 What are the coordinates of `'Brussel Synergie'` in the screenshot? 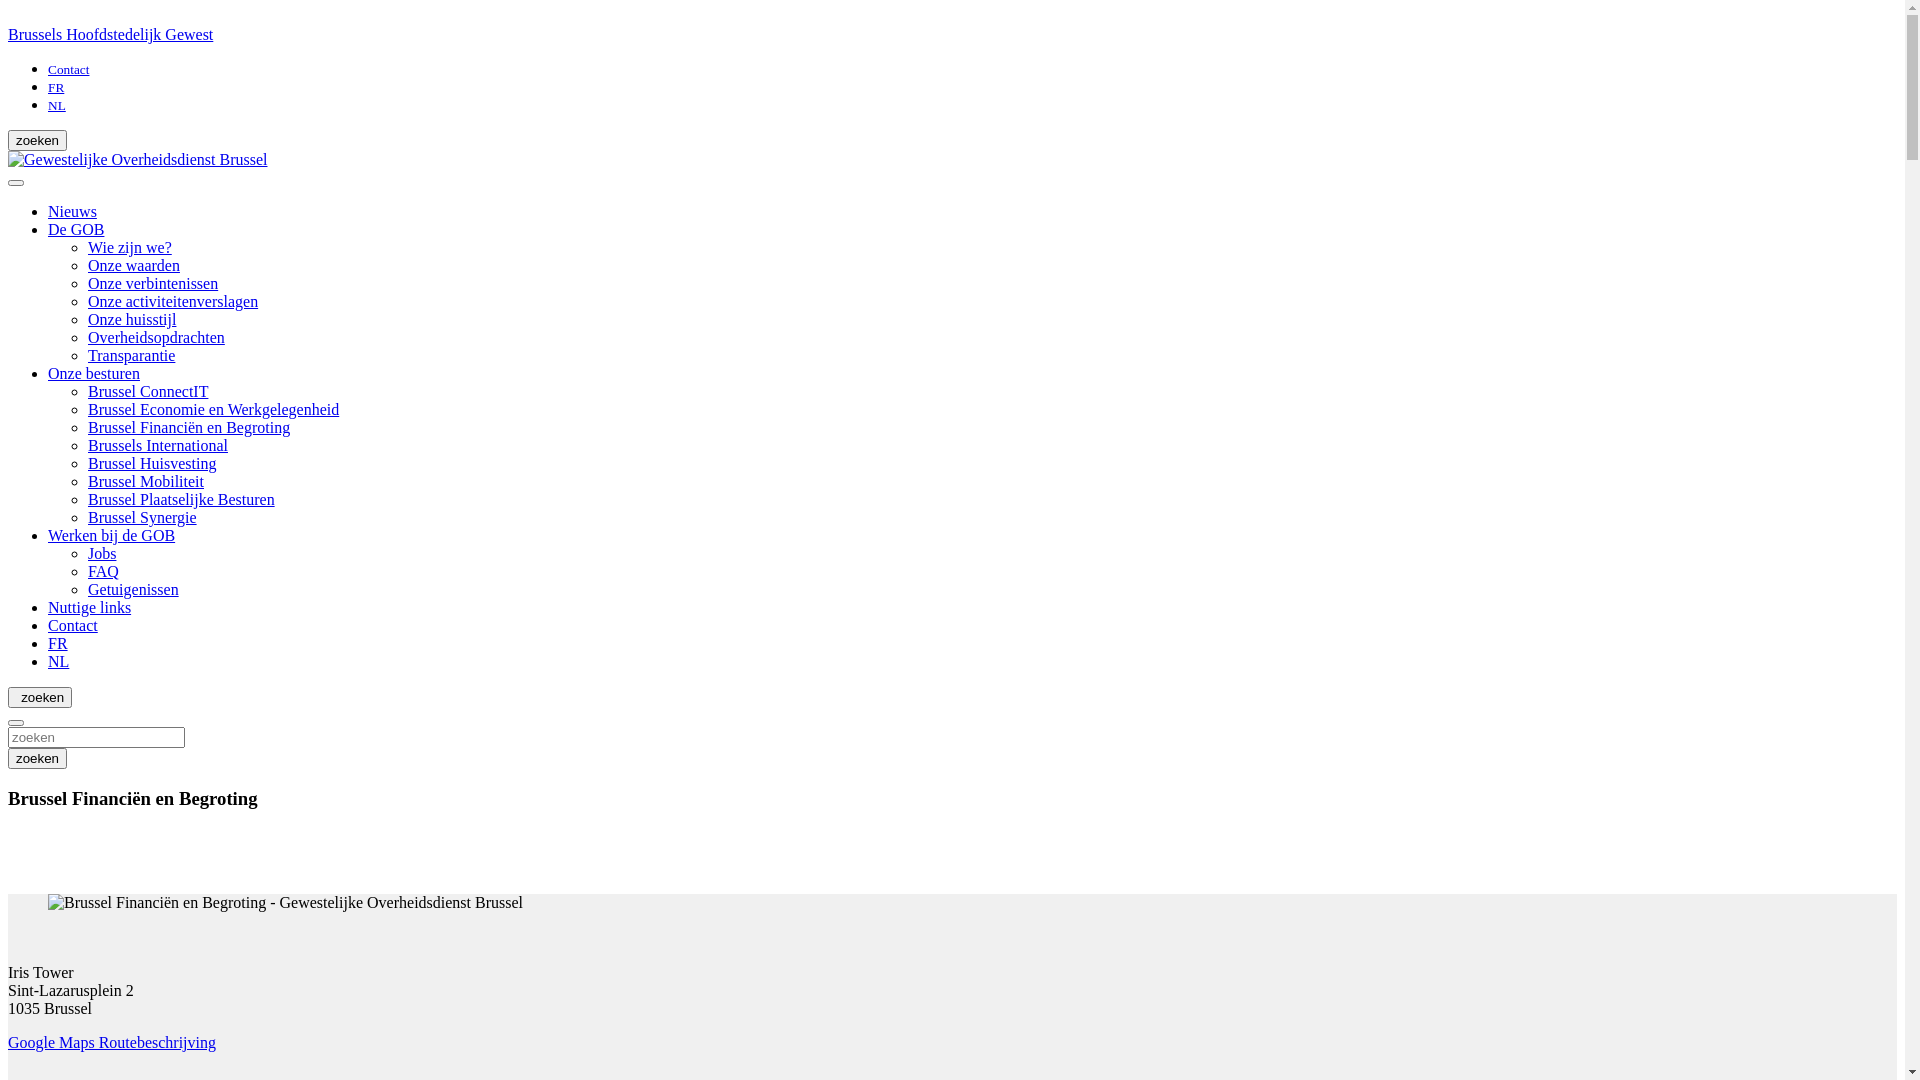 It's located at (86, 516).